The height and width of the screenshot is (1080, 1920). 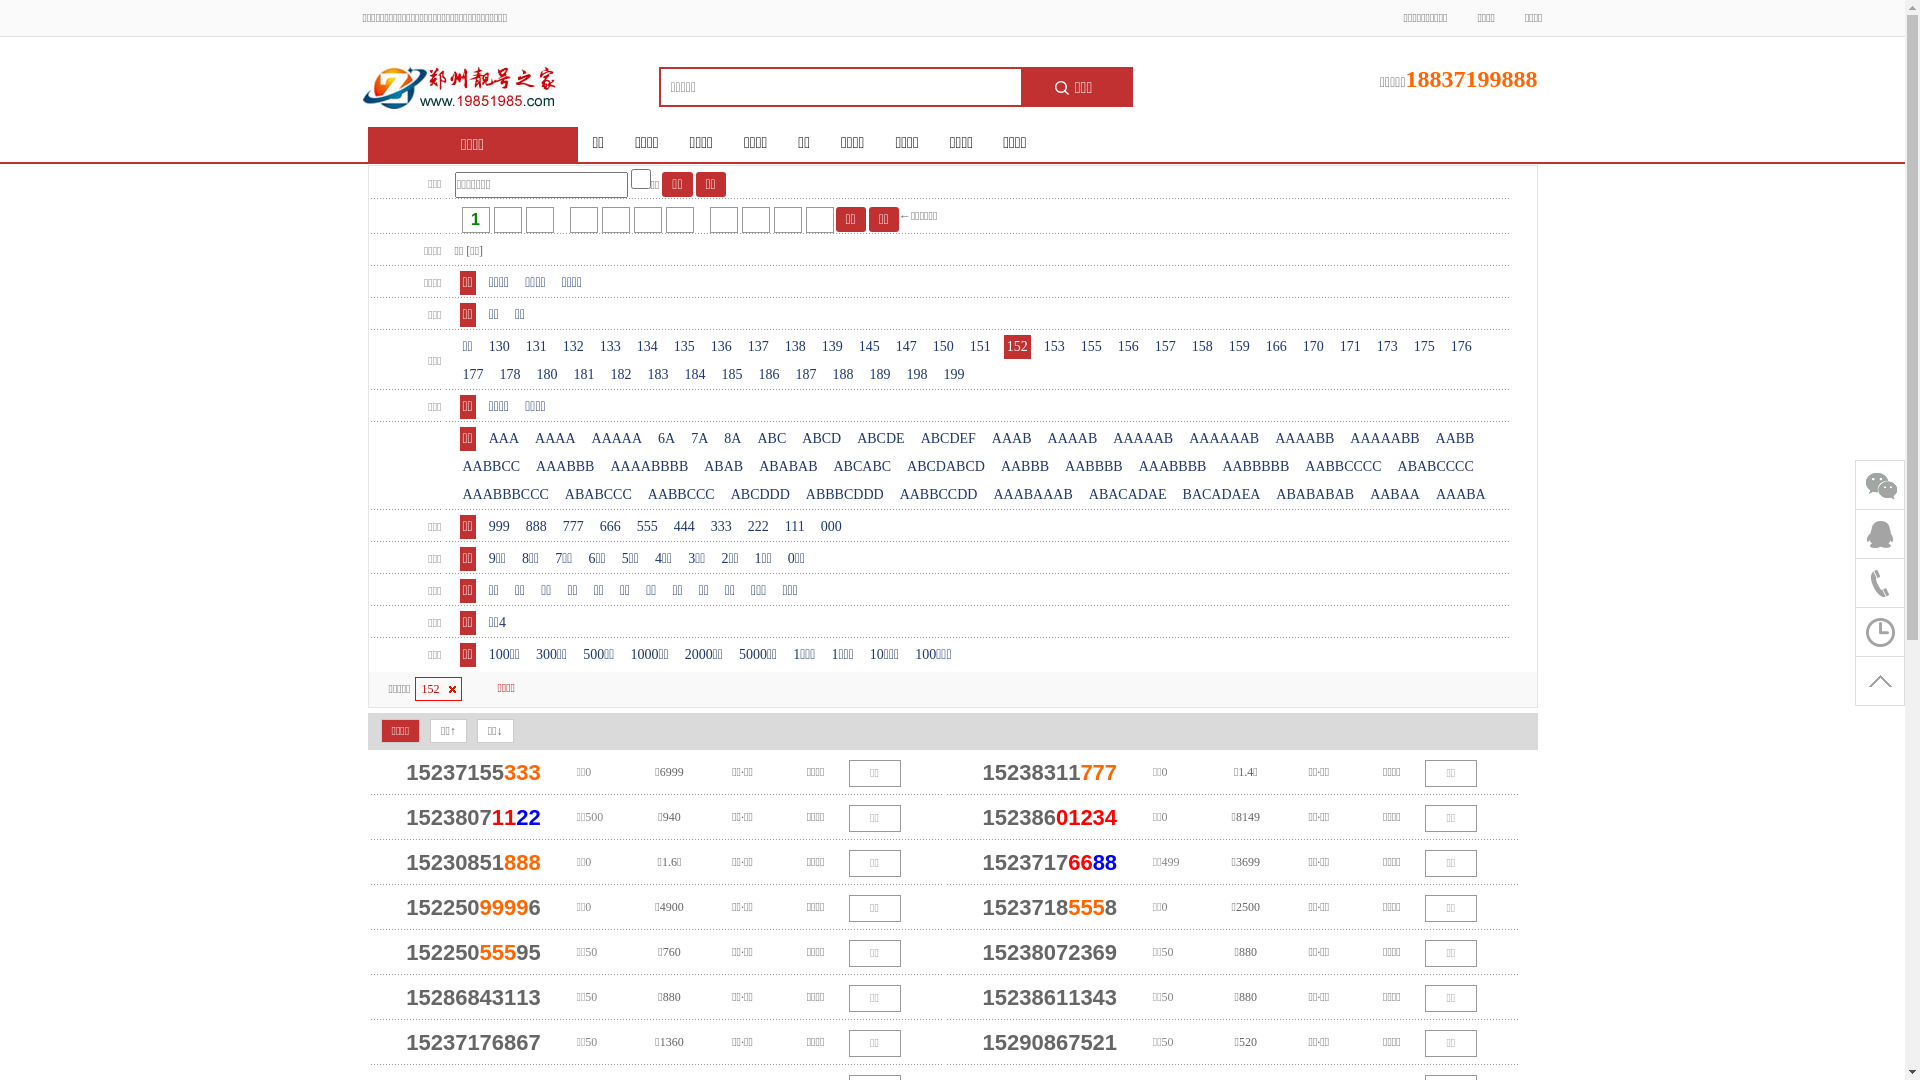 I want to click on '000', so click(x=831, y=526).